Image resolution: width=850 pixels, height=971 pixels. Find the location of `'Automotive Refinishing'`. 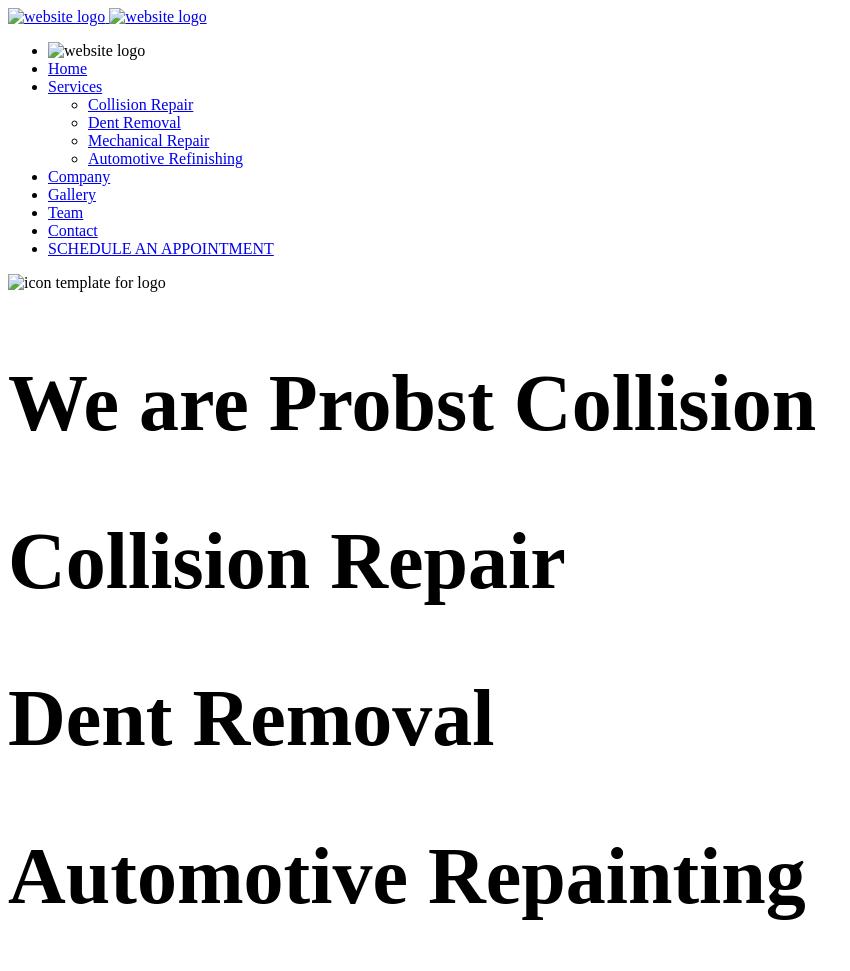

'Automotive Refinishing' is located at coordinates (86, 158).